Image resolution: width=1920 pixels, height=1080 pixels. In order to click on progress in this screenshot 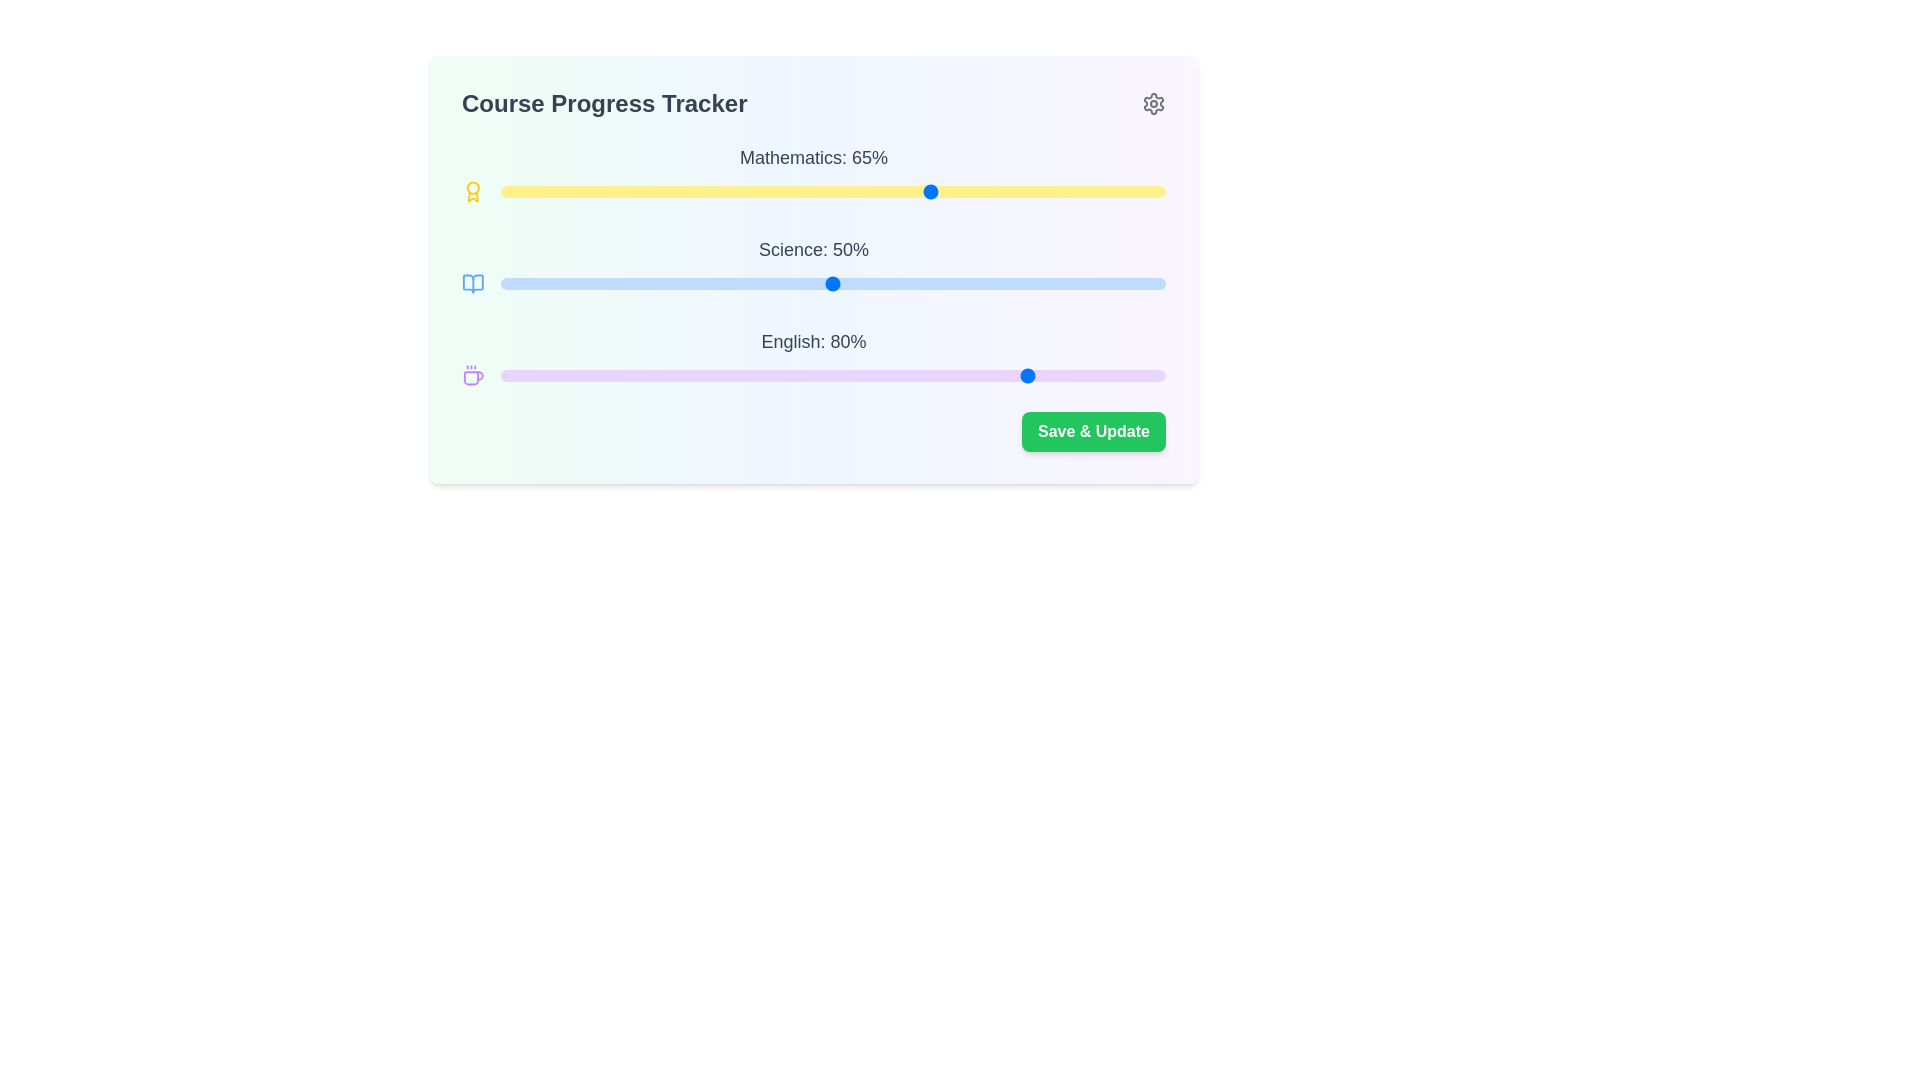, I will do `click(846, 284)`.